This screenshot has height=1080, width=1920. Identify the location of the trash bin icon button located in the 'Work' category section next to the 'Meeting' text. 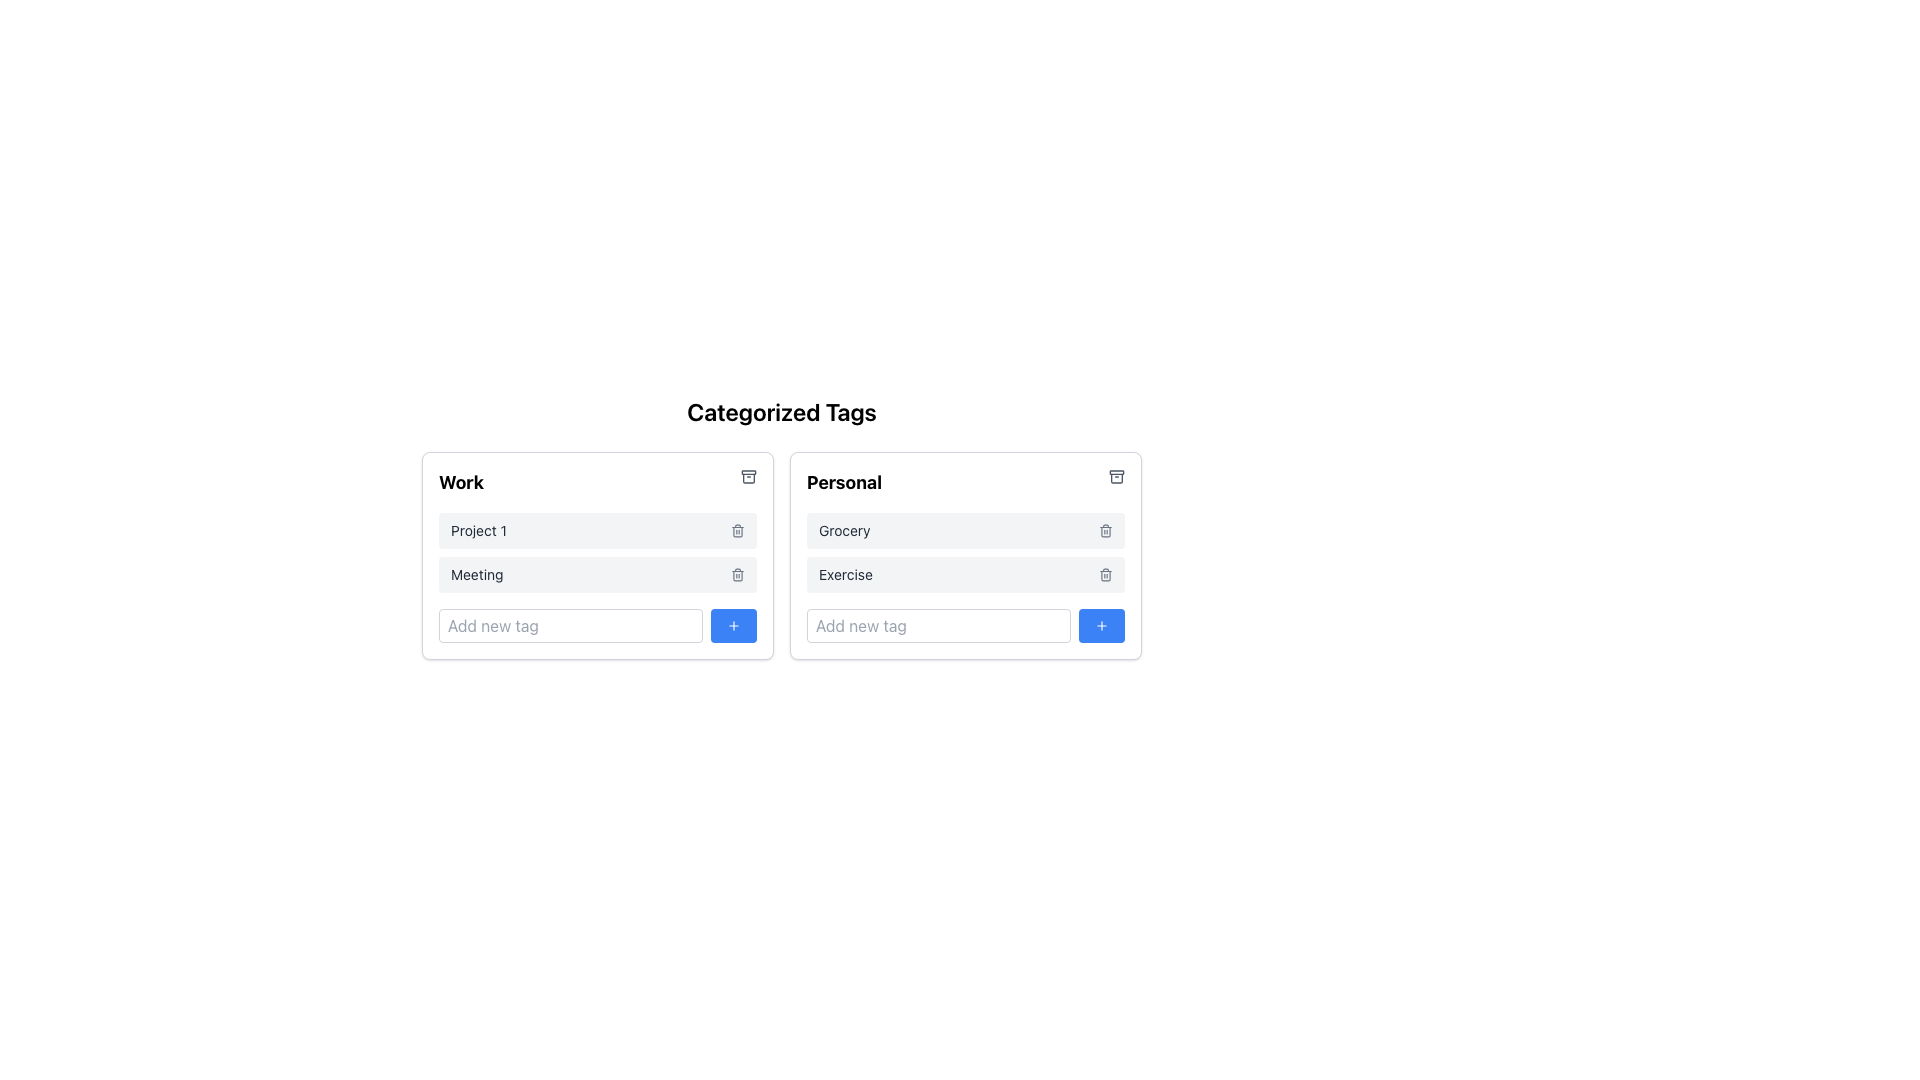
(737, 574).